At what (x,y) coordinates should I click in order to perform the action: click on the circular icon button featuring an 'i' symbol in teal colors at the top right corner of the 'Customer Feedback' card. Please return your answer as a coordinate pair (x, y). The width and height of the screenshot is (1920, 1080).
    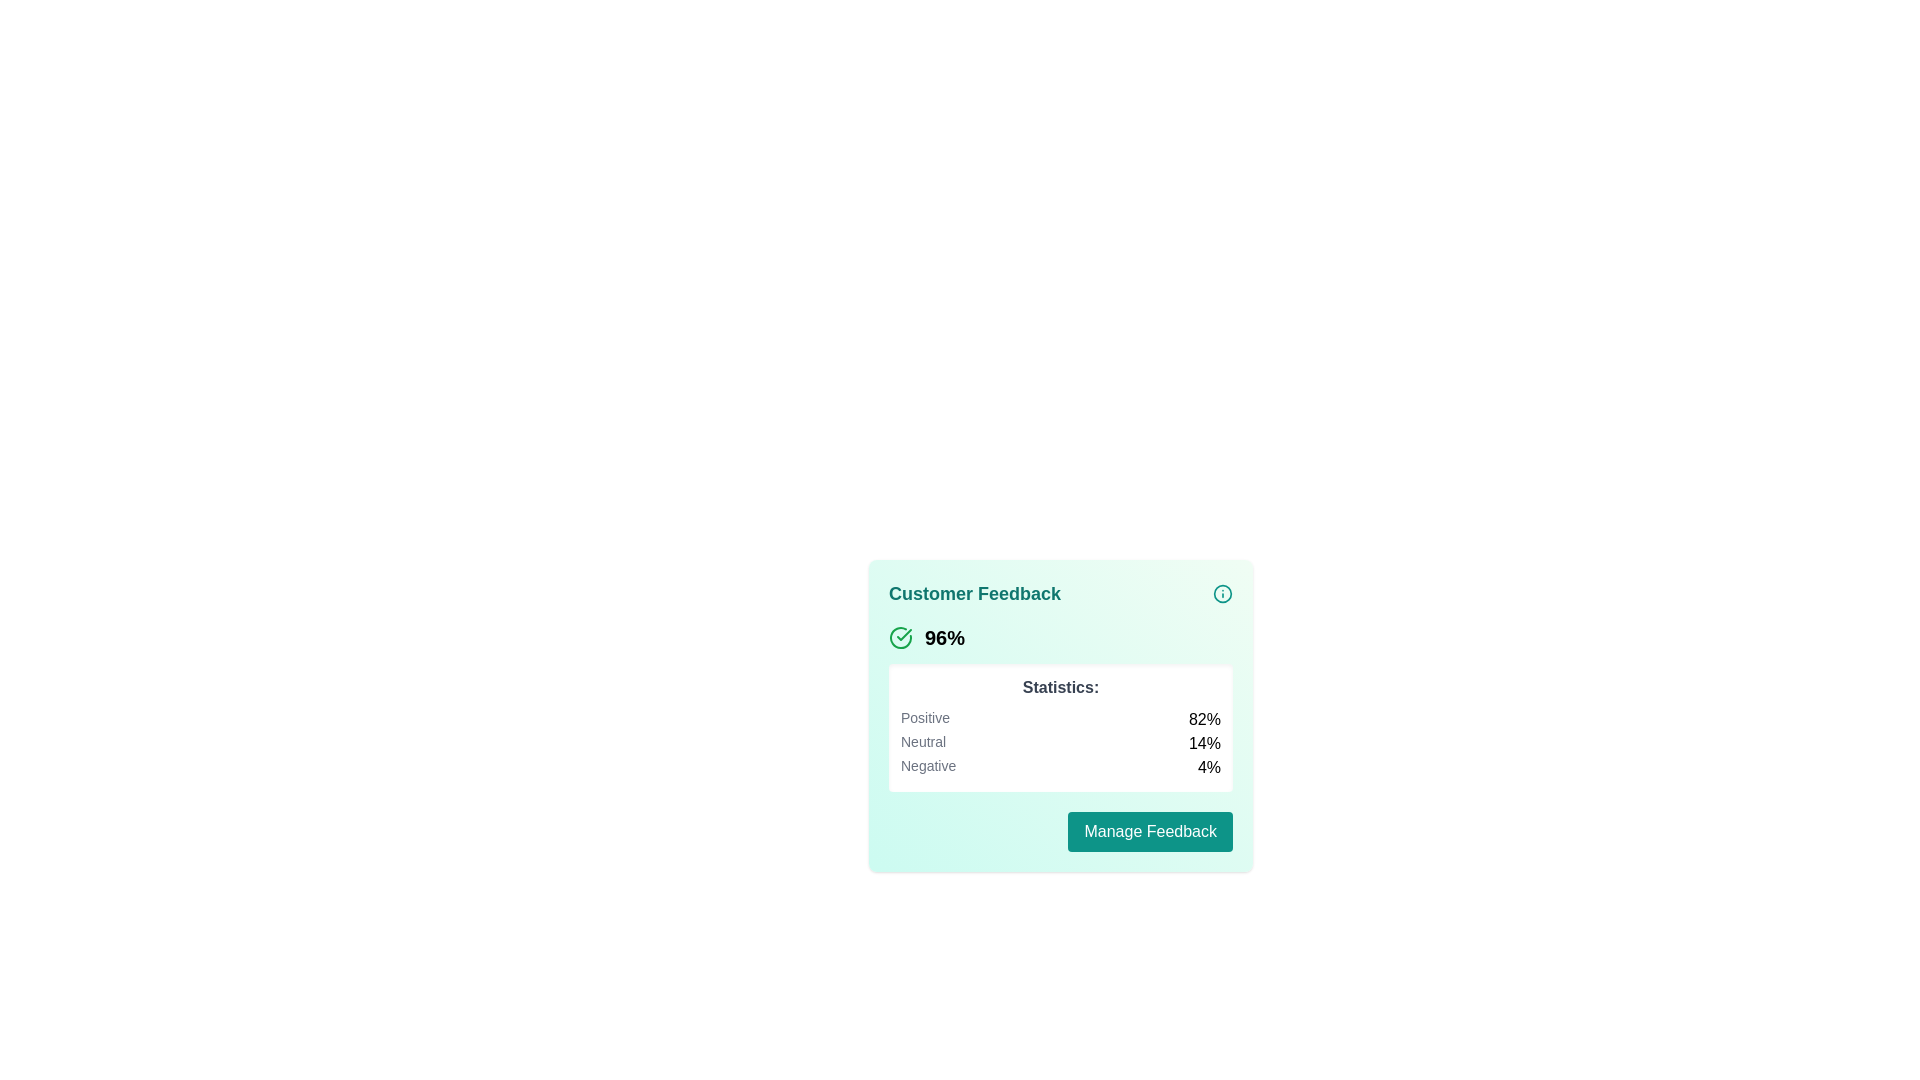
    Looking at the image, I should click on (1222, 593).